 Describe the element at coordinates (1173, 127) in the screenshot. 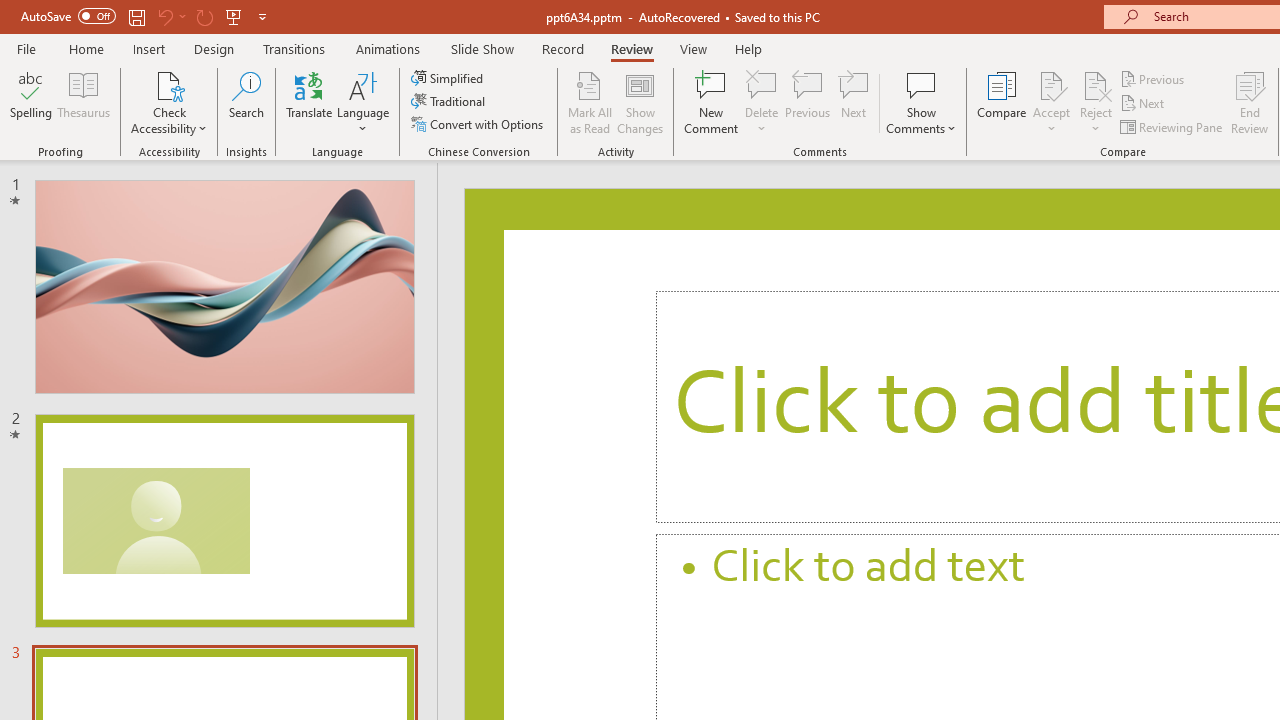

I see `'Reviewing Pane'` at that location.